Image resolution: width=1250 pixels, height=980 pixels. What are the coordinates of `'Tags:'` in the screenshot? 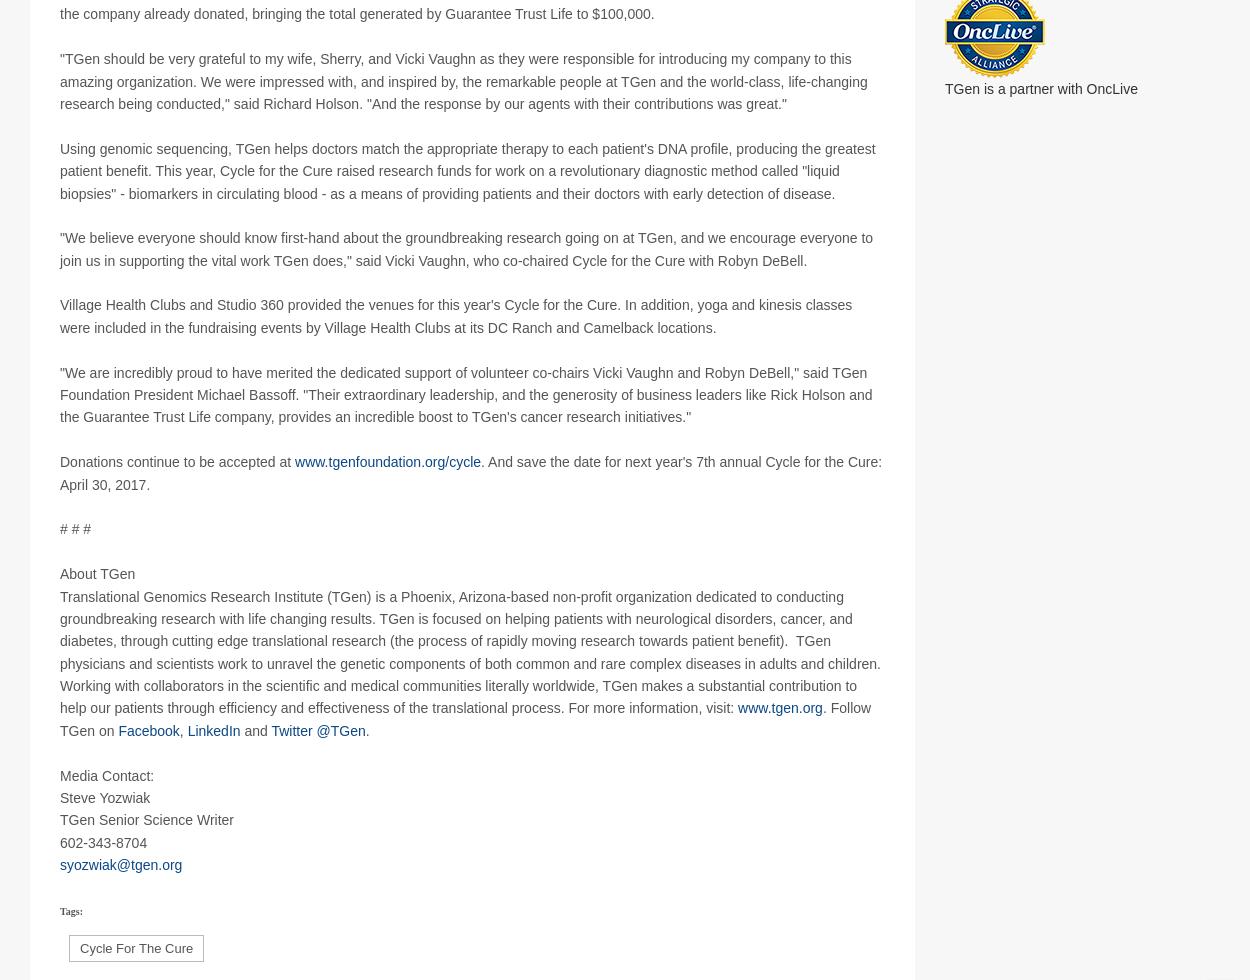 It's located at (60, 934).